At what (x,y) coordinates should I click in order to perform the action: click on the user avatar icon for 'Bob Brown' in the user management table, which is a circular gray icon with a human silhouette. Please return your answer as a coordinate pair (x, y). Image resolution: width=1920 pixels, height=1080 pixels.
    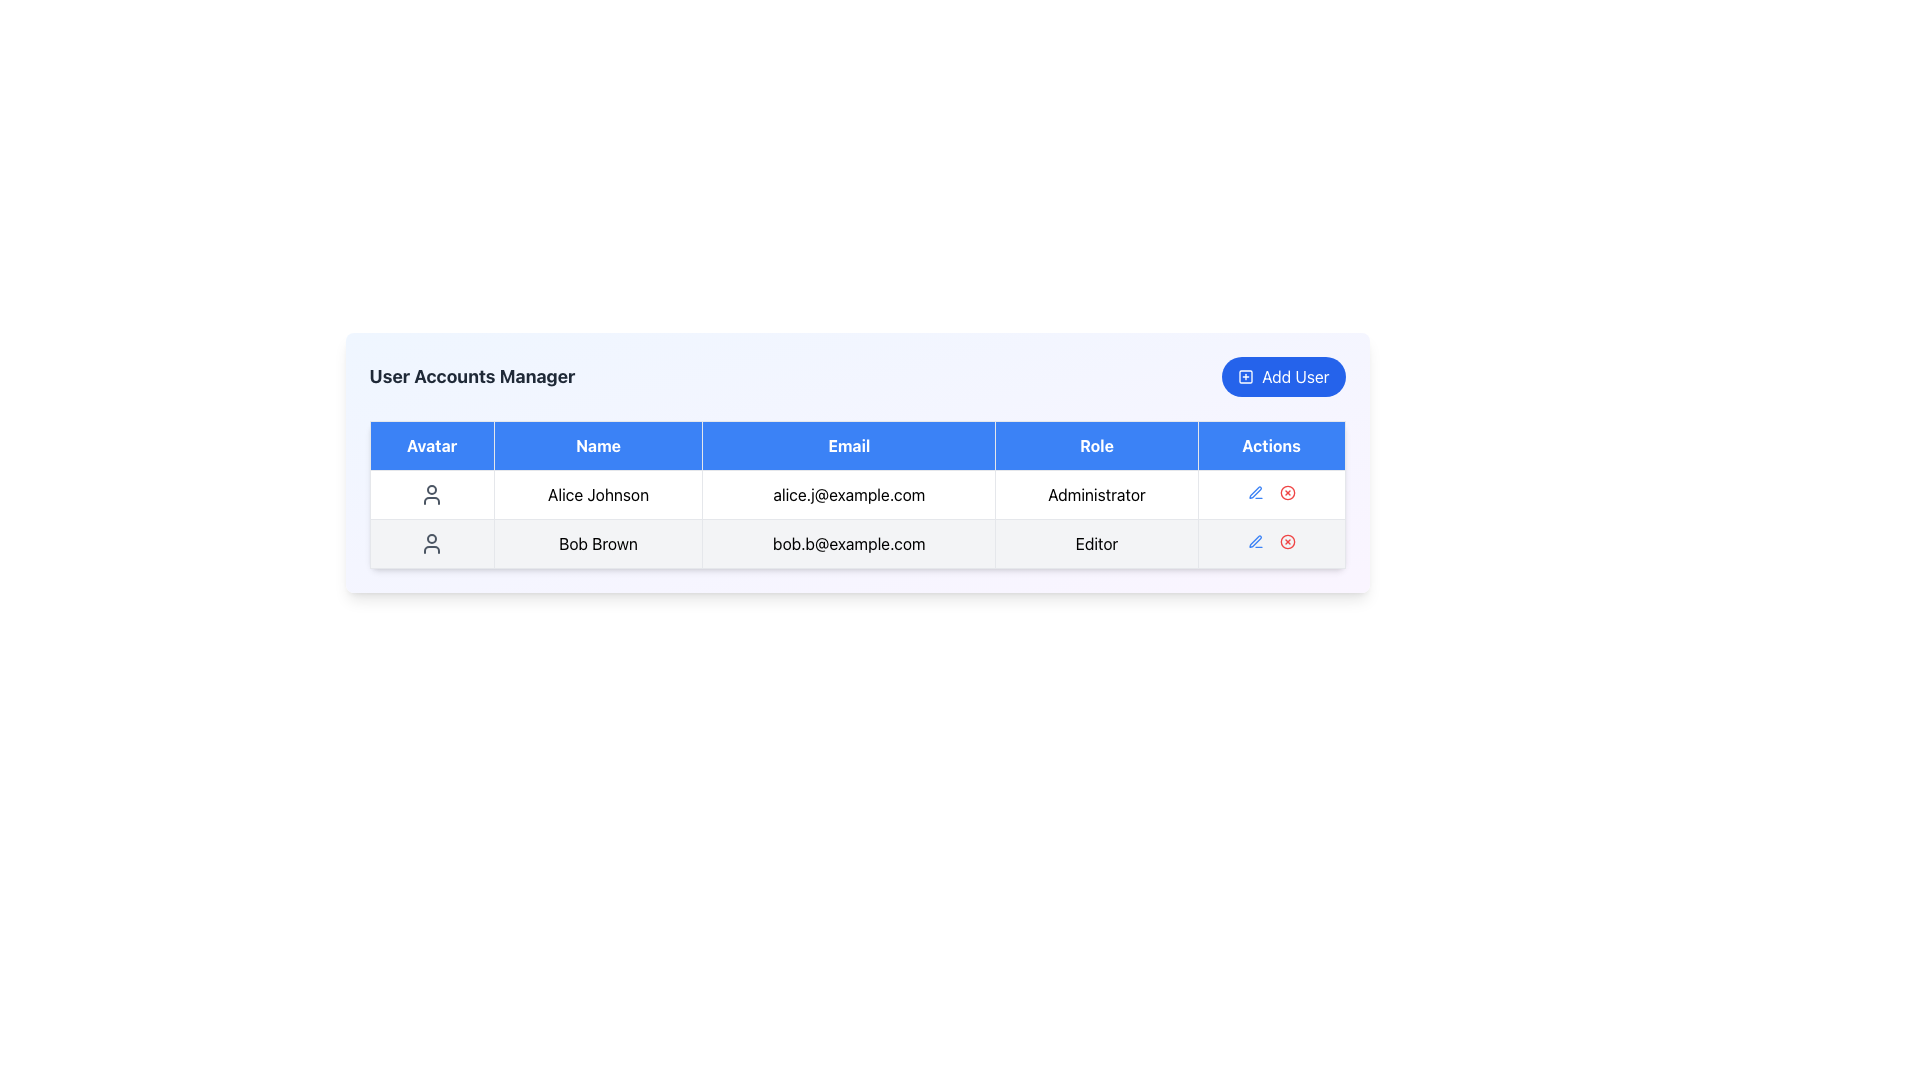
    Looking at the image, I should click on (431, 543).